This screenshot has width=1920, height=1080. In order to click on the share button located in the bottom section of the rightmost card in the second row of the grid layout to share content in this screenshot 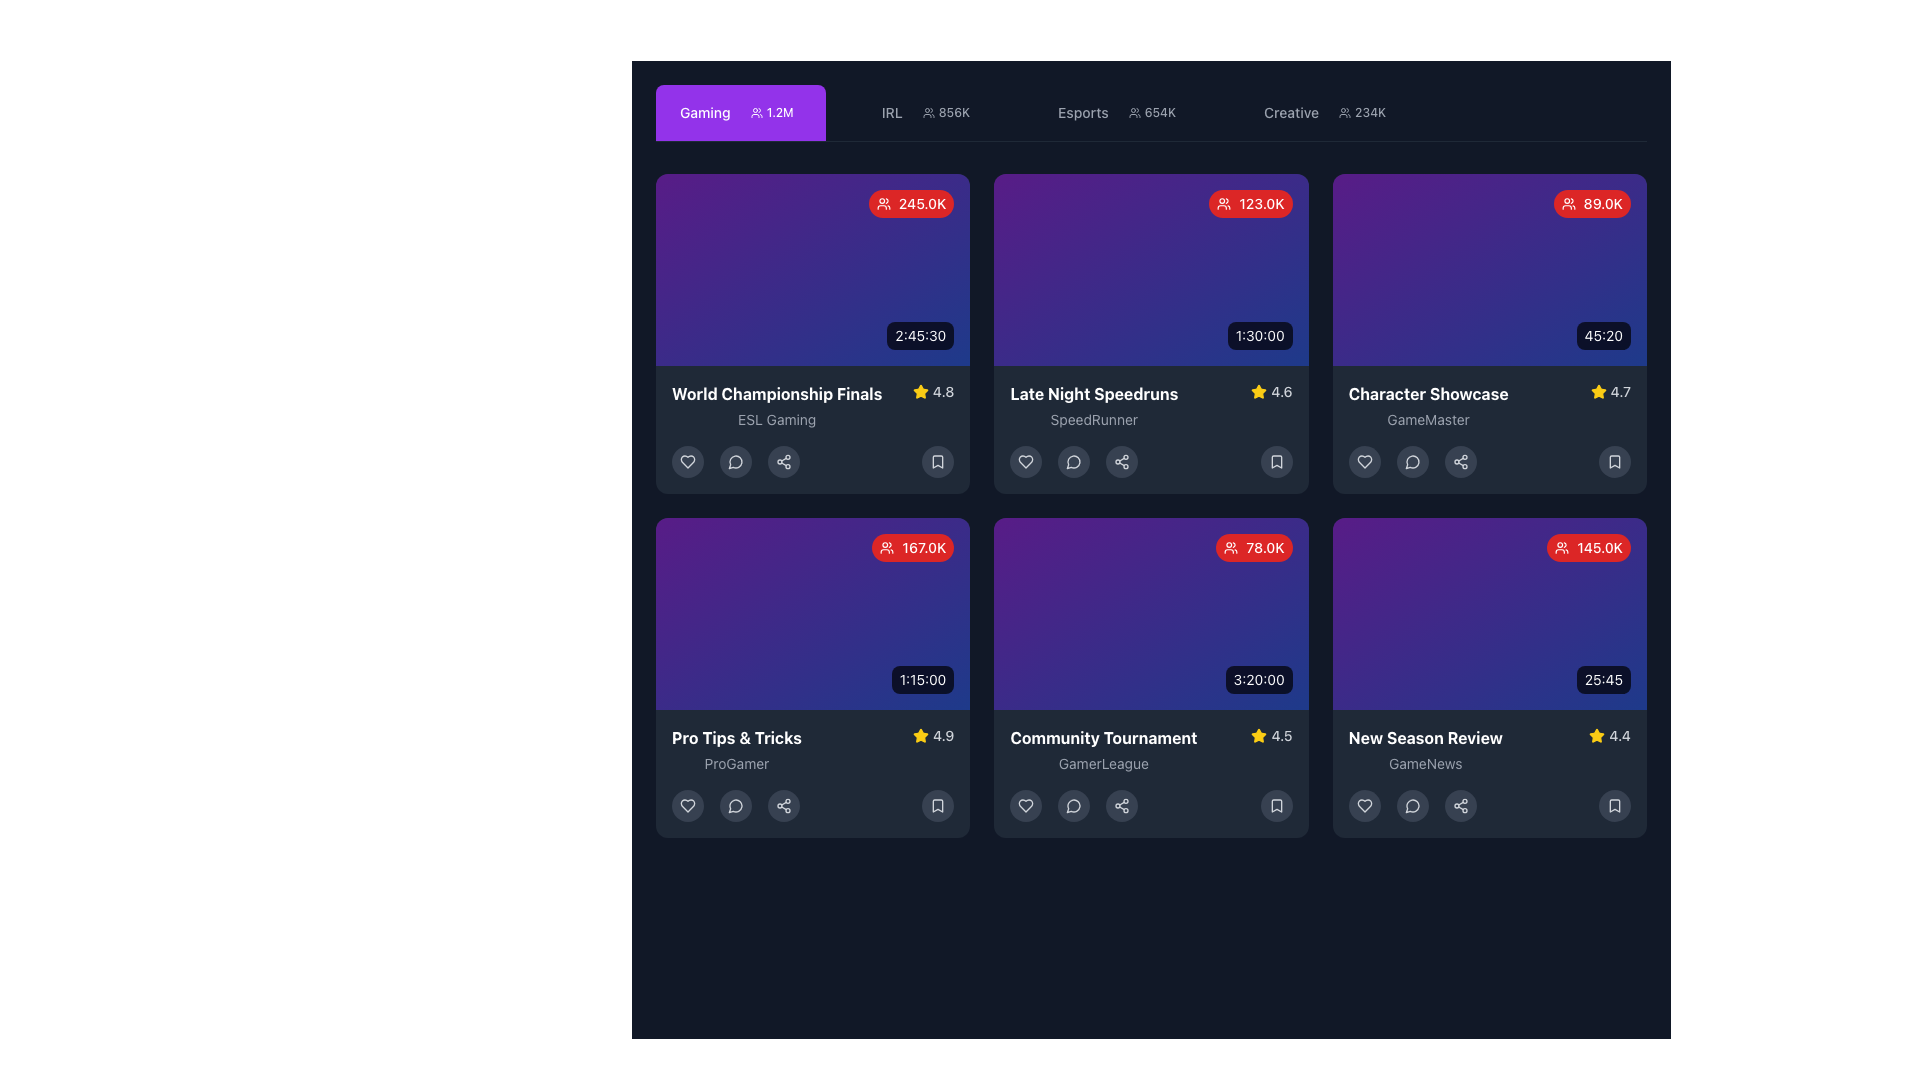, I will do `click(1460, 805)`.